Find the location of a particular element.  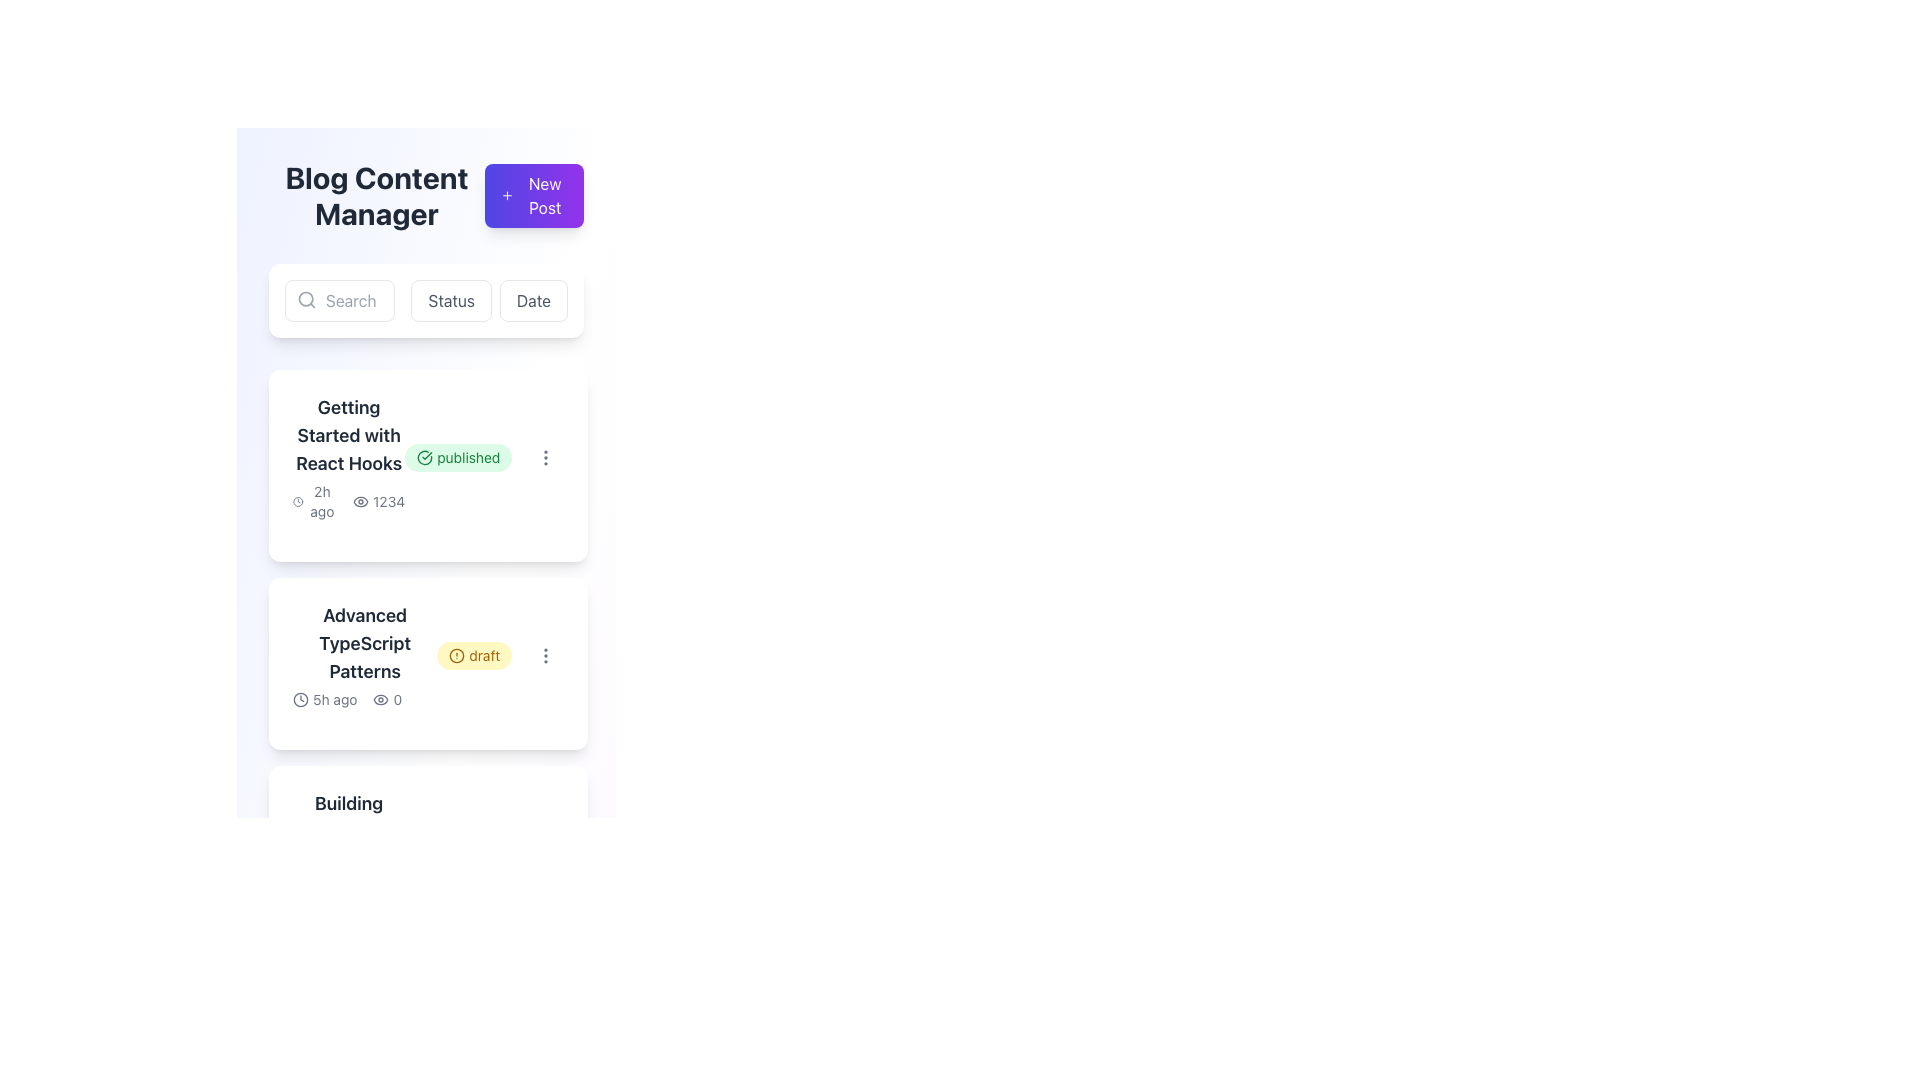

the pair of buttons for sorting or filtering content located just to the right of the search bar is located at coordinates (489, 300).